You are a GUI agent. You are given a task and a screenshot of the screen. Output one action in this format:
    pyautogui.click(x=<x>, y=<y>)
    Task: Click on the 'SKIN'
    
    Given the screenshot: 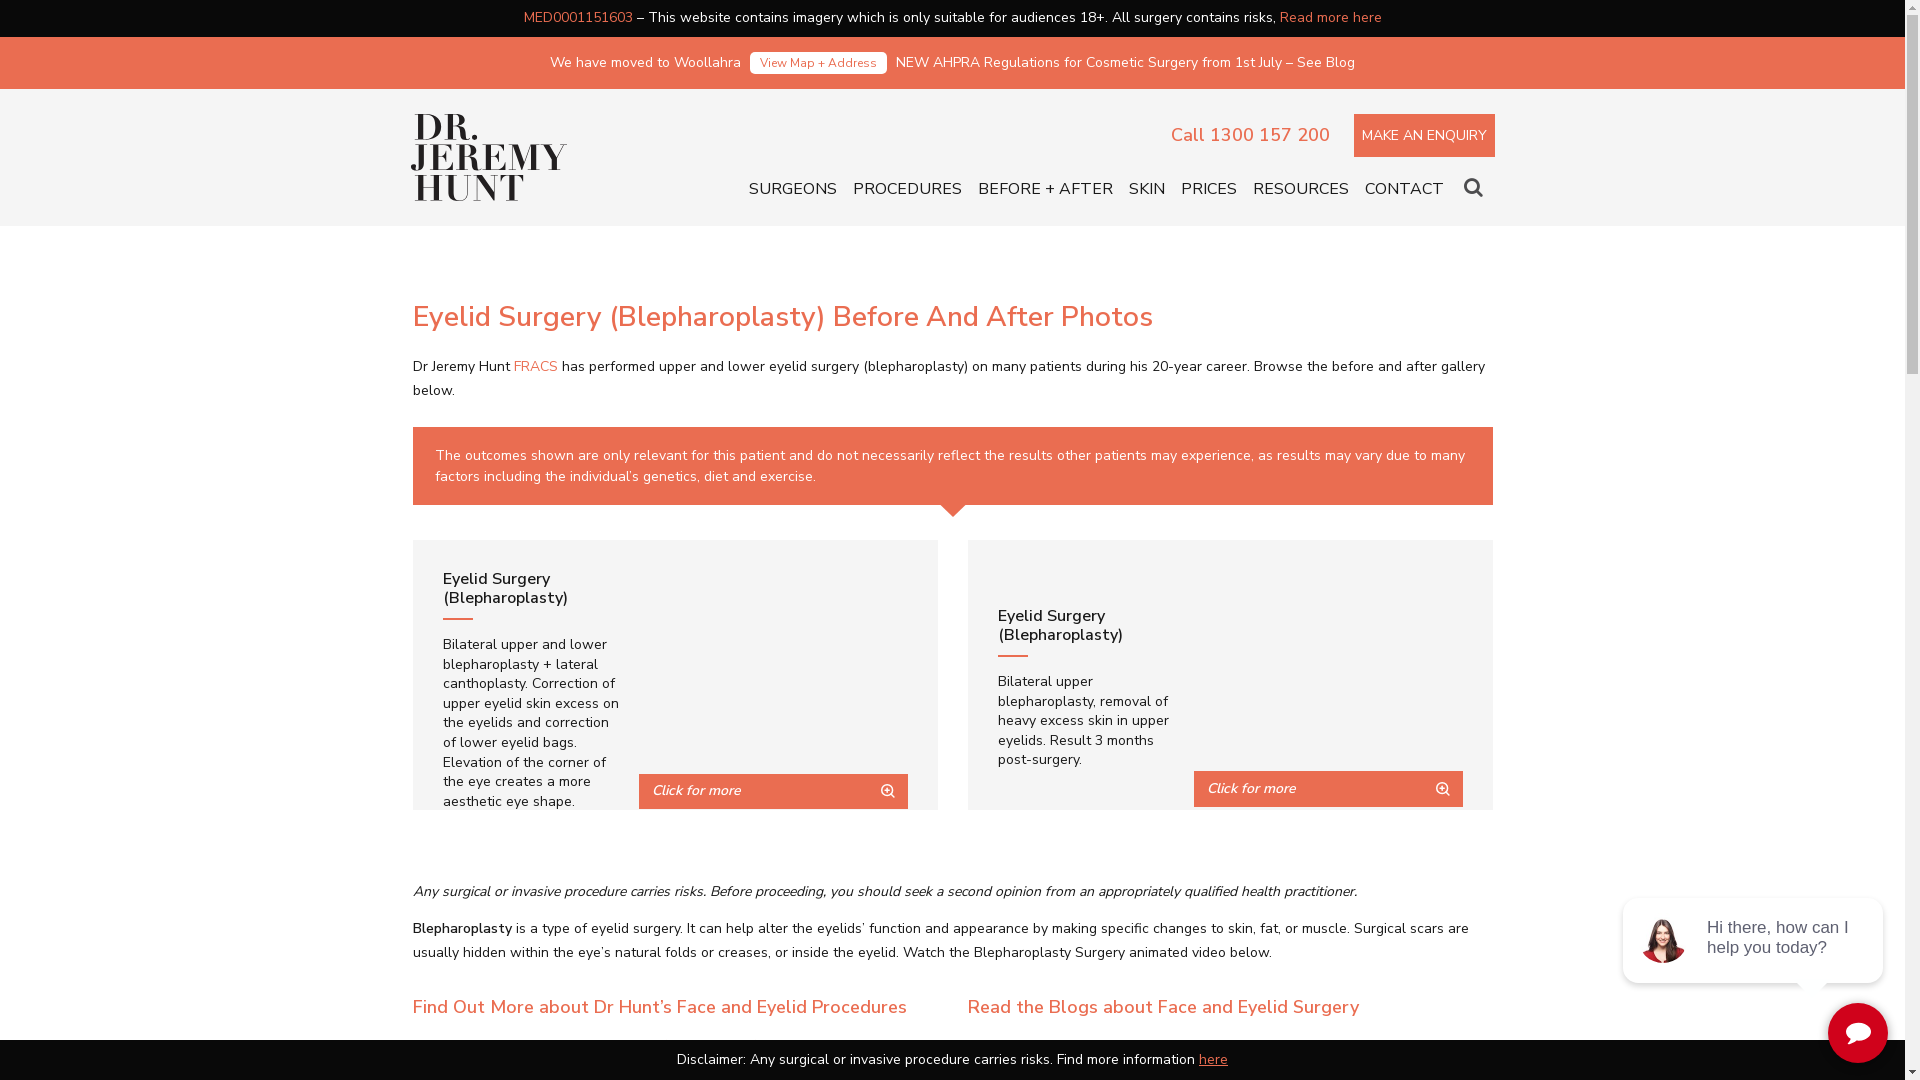 What is the action you would take?
    pyautogui.click(x=1146, y=189)
    